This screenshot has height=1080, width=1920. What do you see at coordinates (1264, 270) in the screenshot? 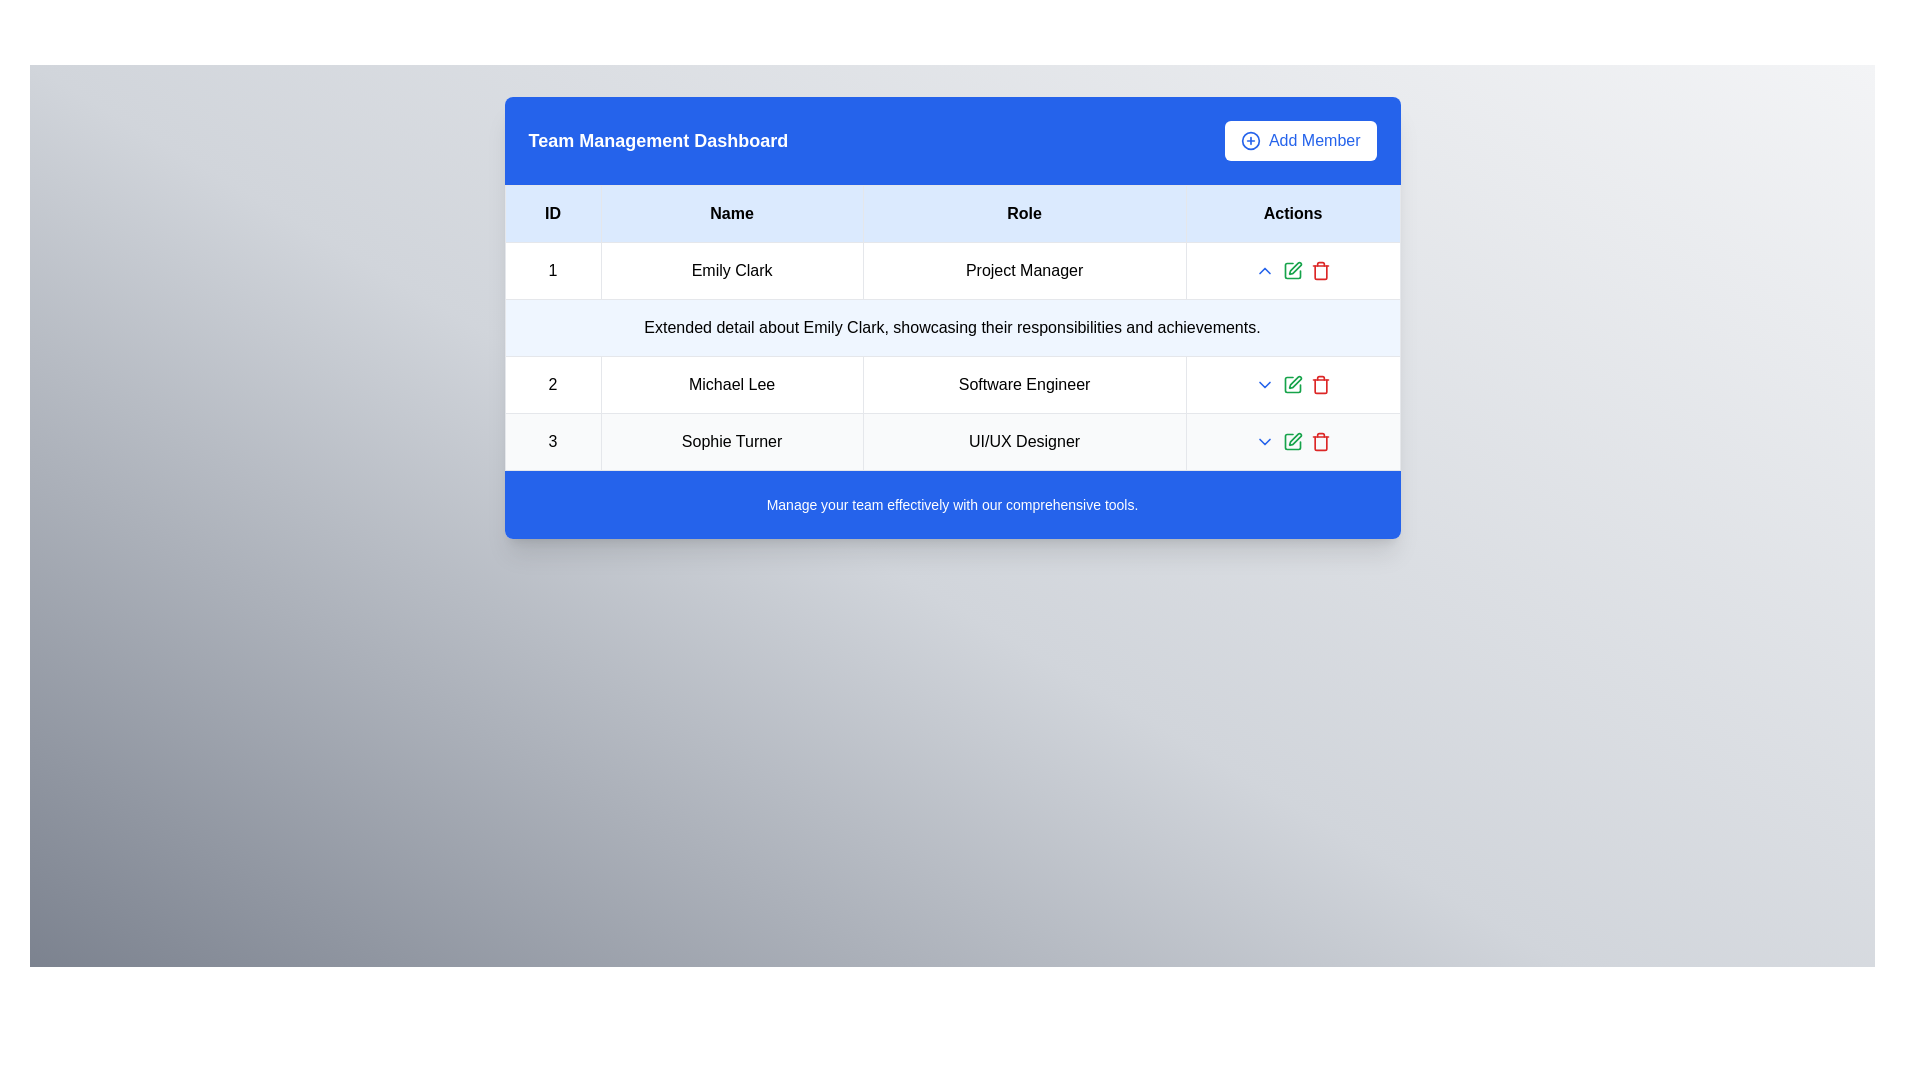
I see `the interactive control button for expanding or collapsing details for the row associated with 'Michael Lee'` at bounding box center [1264, 270].